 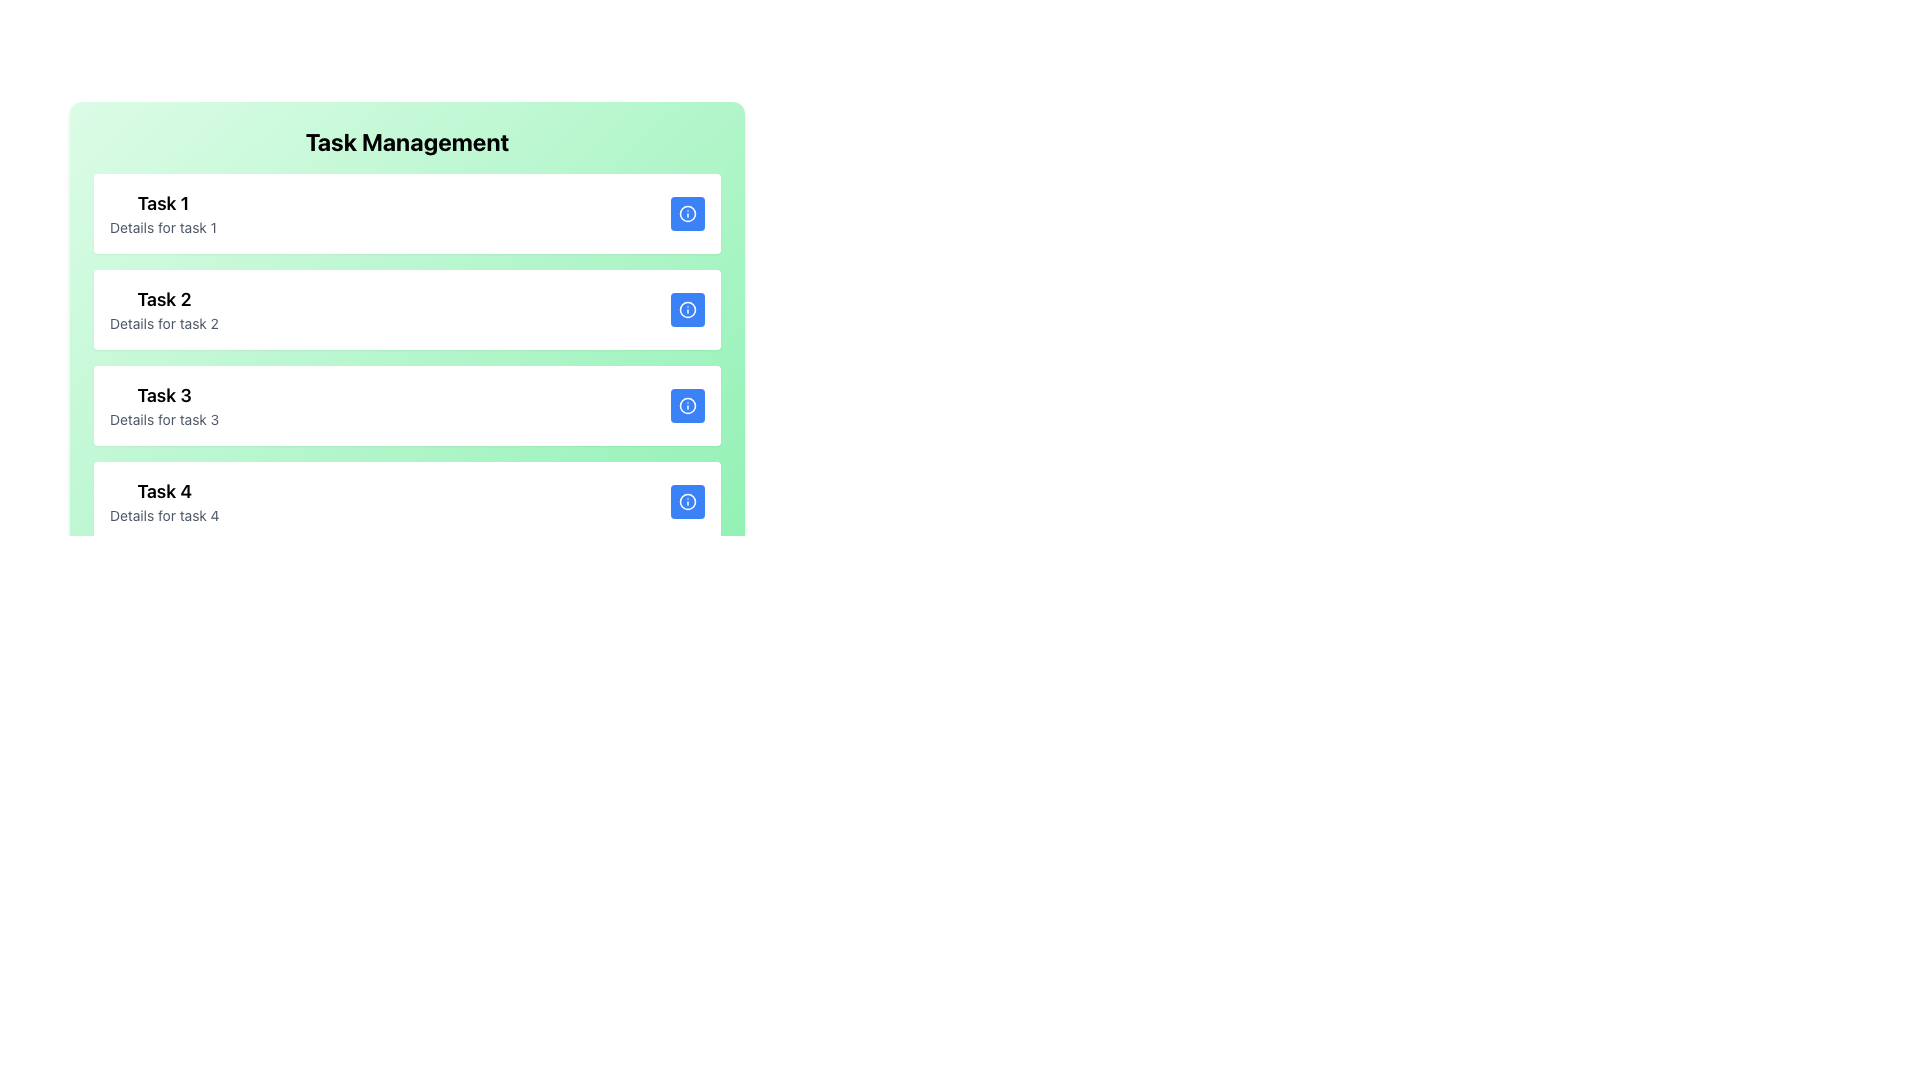 What do you see at coordinates (164, 515) in the screenshot?
I see `the informational Text label that provides details about 'Task 4', positioned below its title in the task entry list` at bounding box center [164, 515].